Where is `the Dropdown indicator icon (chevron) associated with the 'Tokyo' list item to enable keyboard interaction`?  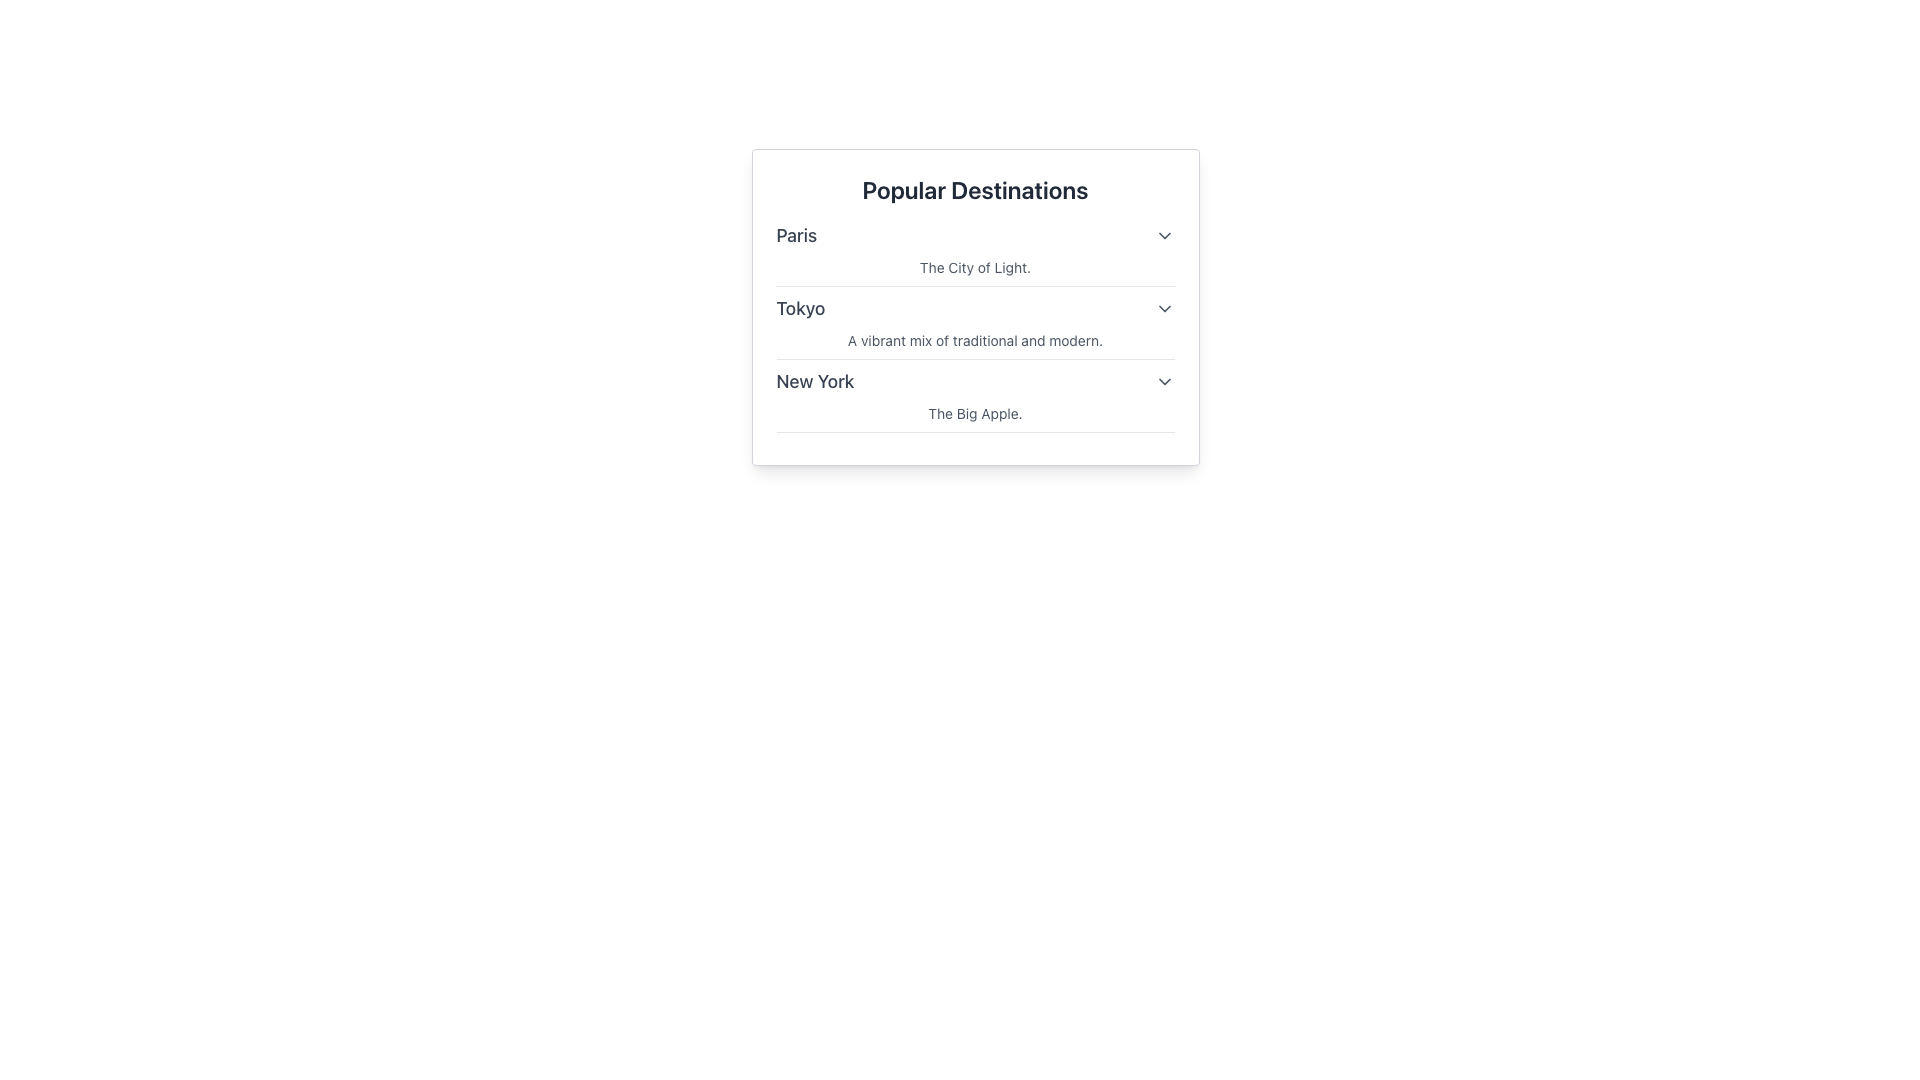 the Dropdown indicator icon (chevron) associated with the 'Tokyo' list item to enable keyboard interaction is located at coordinates (1164, 308).